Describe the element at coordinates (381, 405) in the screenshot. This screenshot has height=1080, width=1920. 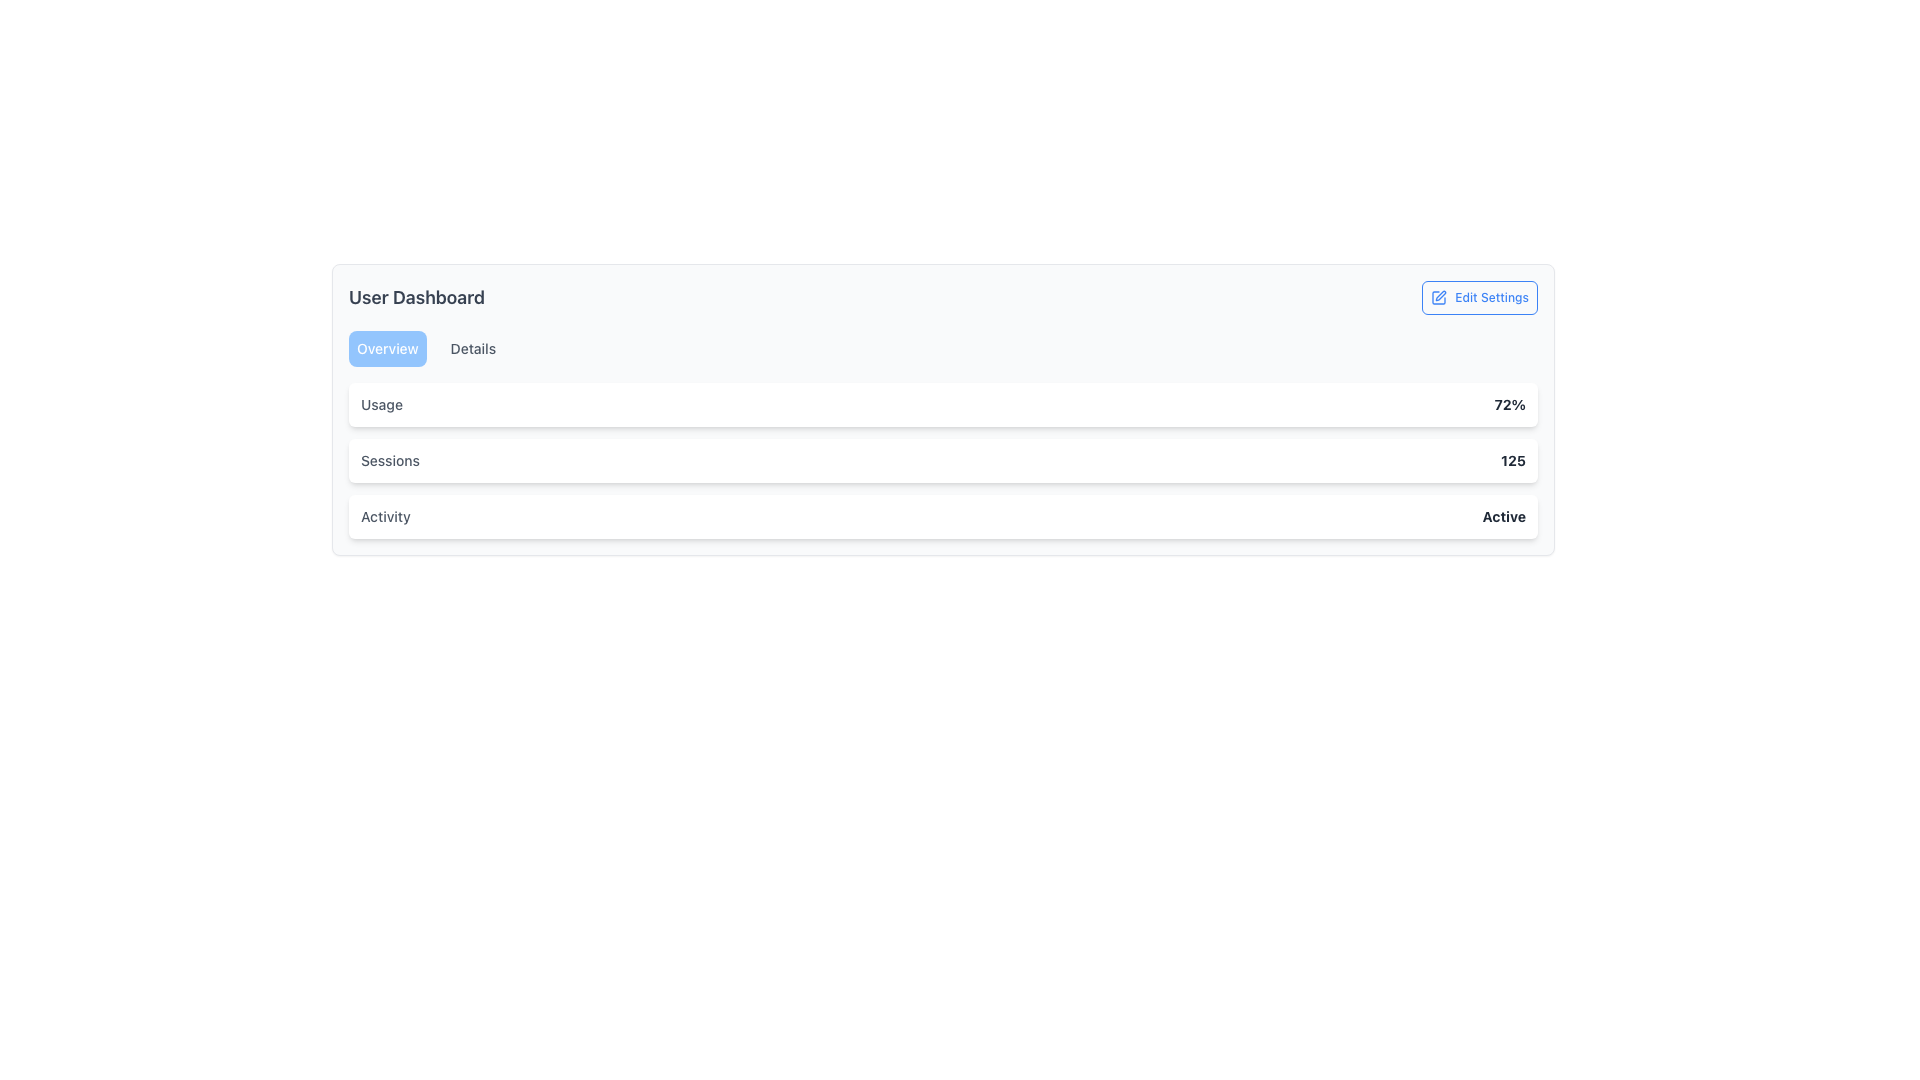
I see `the text label displaying 'Usage' which is styled in medium-sized gray font and positioned at the top-left of the dashboard interface` at that location.